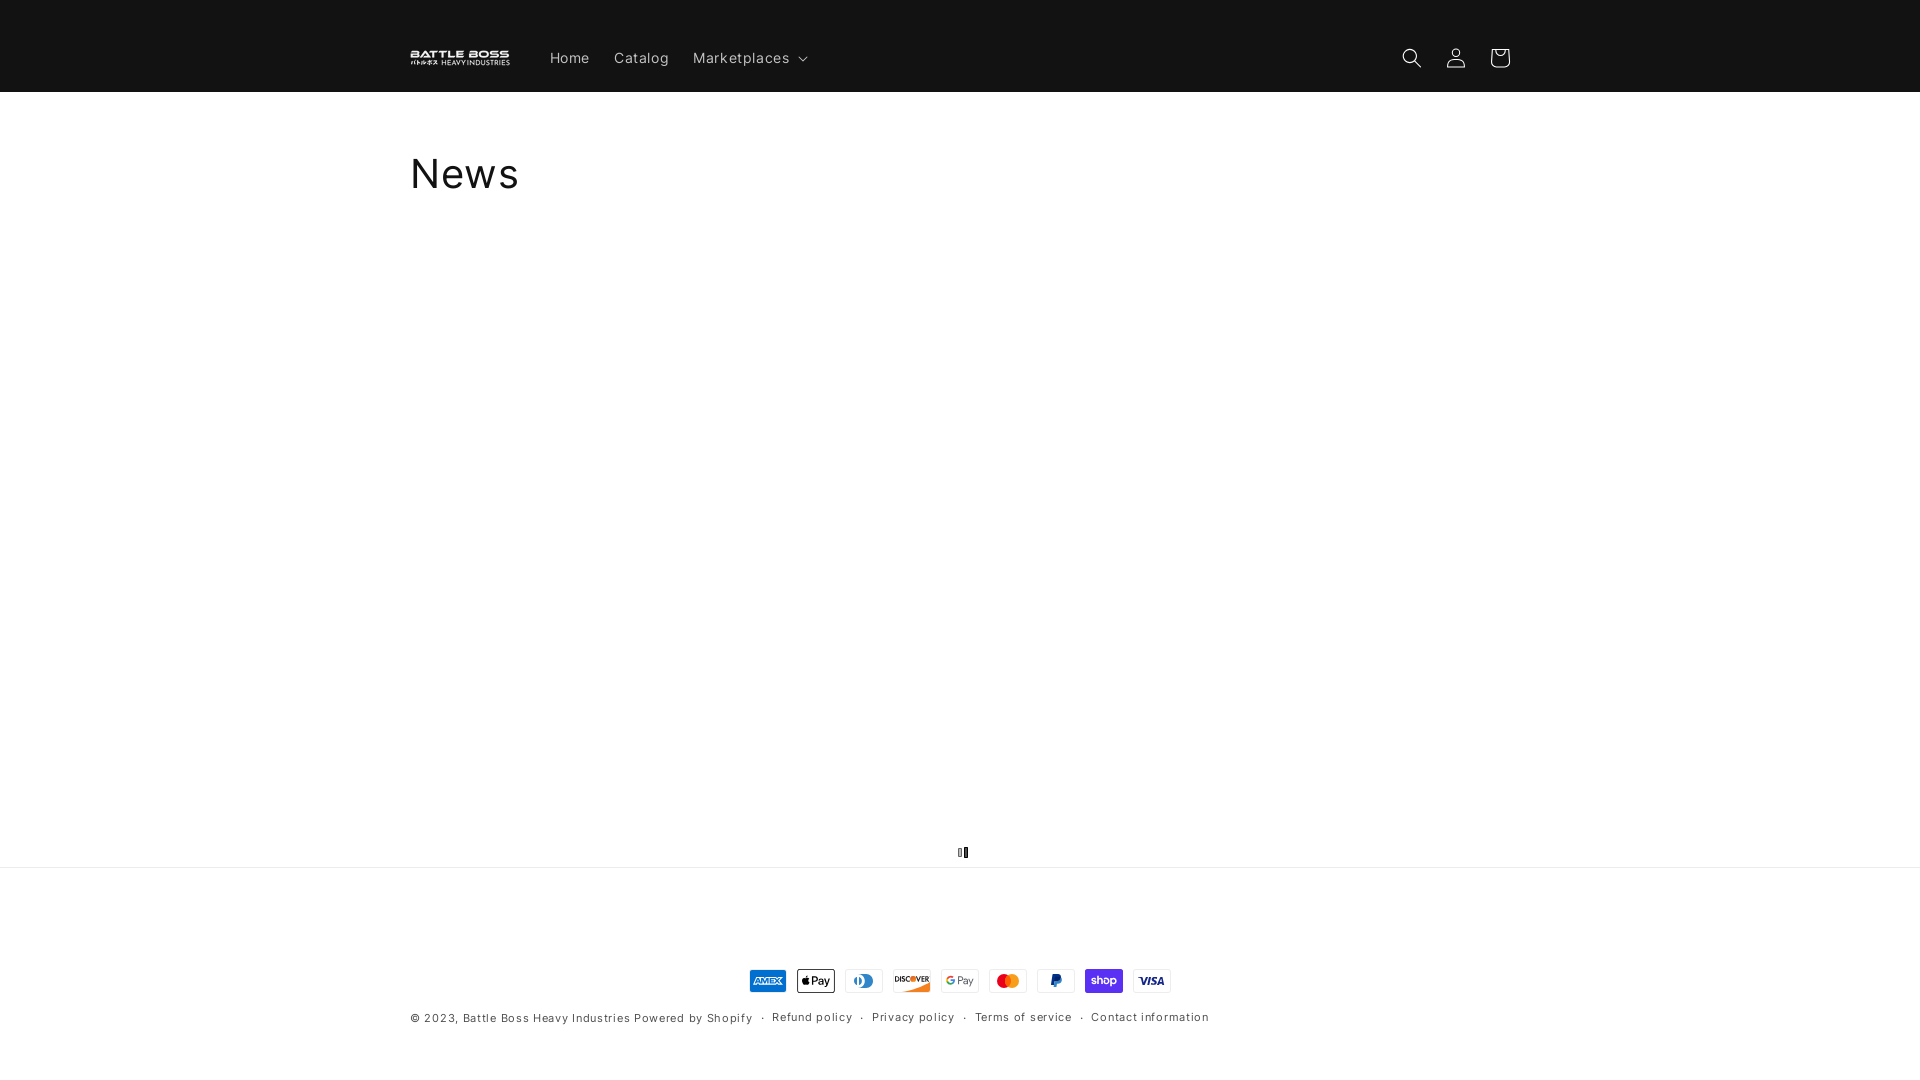 The image size is (1920, 1080). I want to click on 'Battle Boss Heavy Industries', so click(461, 1018).